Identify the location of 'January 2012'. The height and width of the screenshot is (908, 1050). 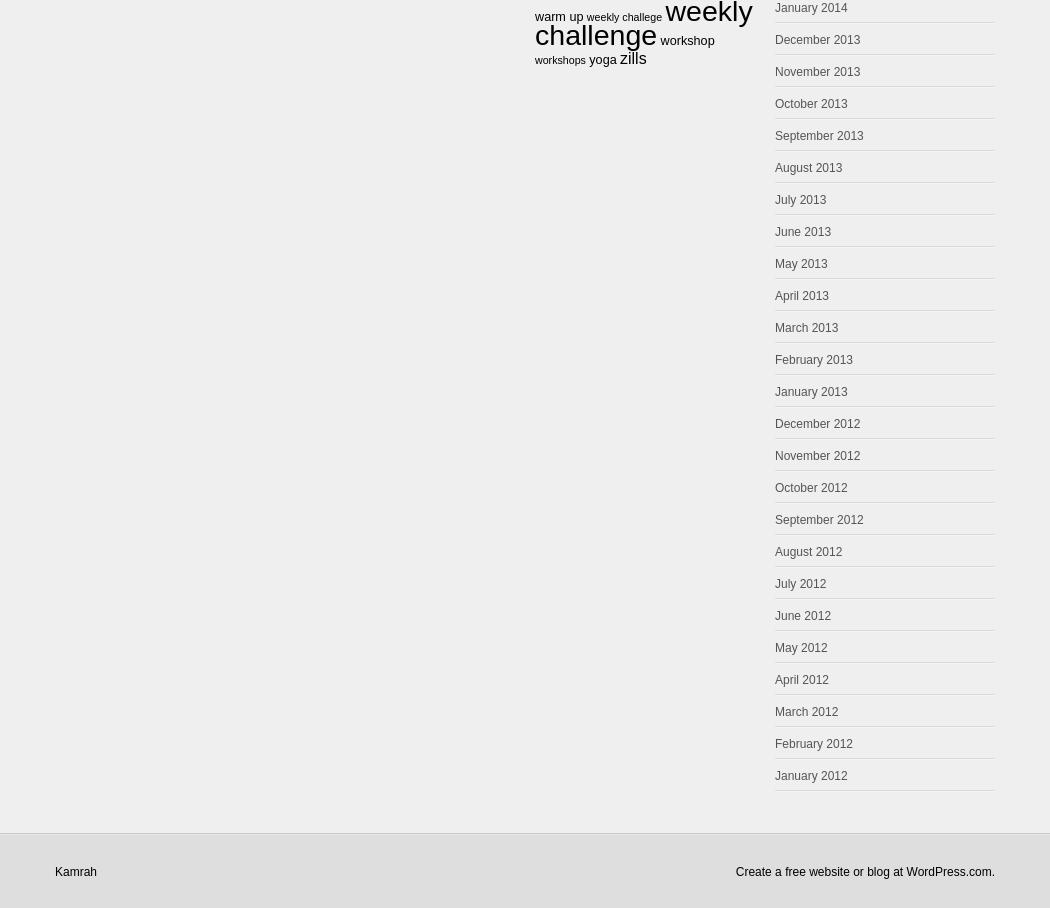
(810, 773).